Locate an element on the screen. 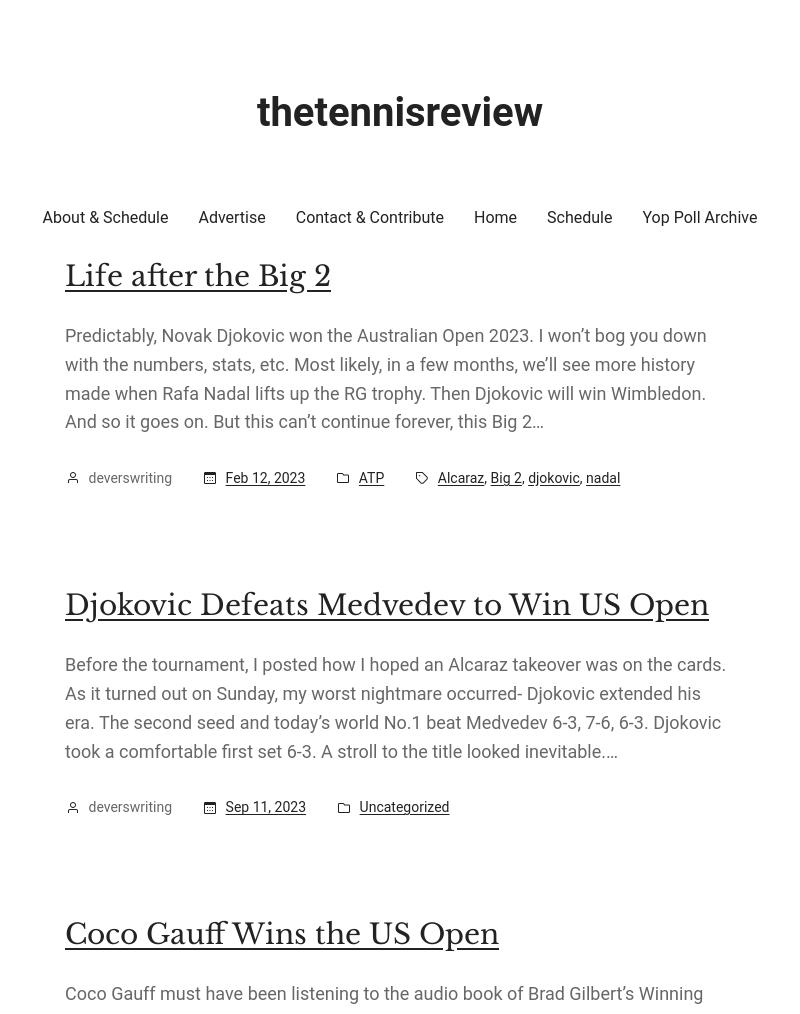 This screenshot has height=1014, width=800. 'Life after the Big 2' is located at coordinates (197, 275).